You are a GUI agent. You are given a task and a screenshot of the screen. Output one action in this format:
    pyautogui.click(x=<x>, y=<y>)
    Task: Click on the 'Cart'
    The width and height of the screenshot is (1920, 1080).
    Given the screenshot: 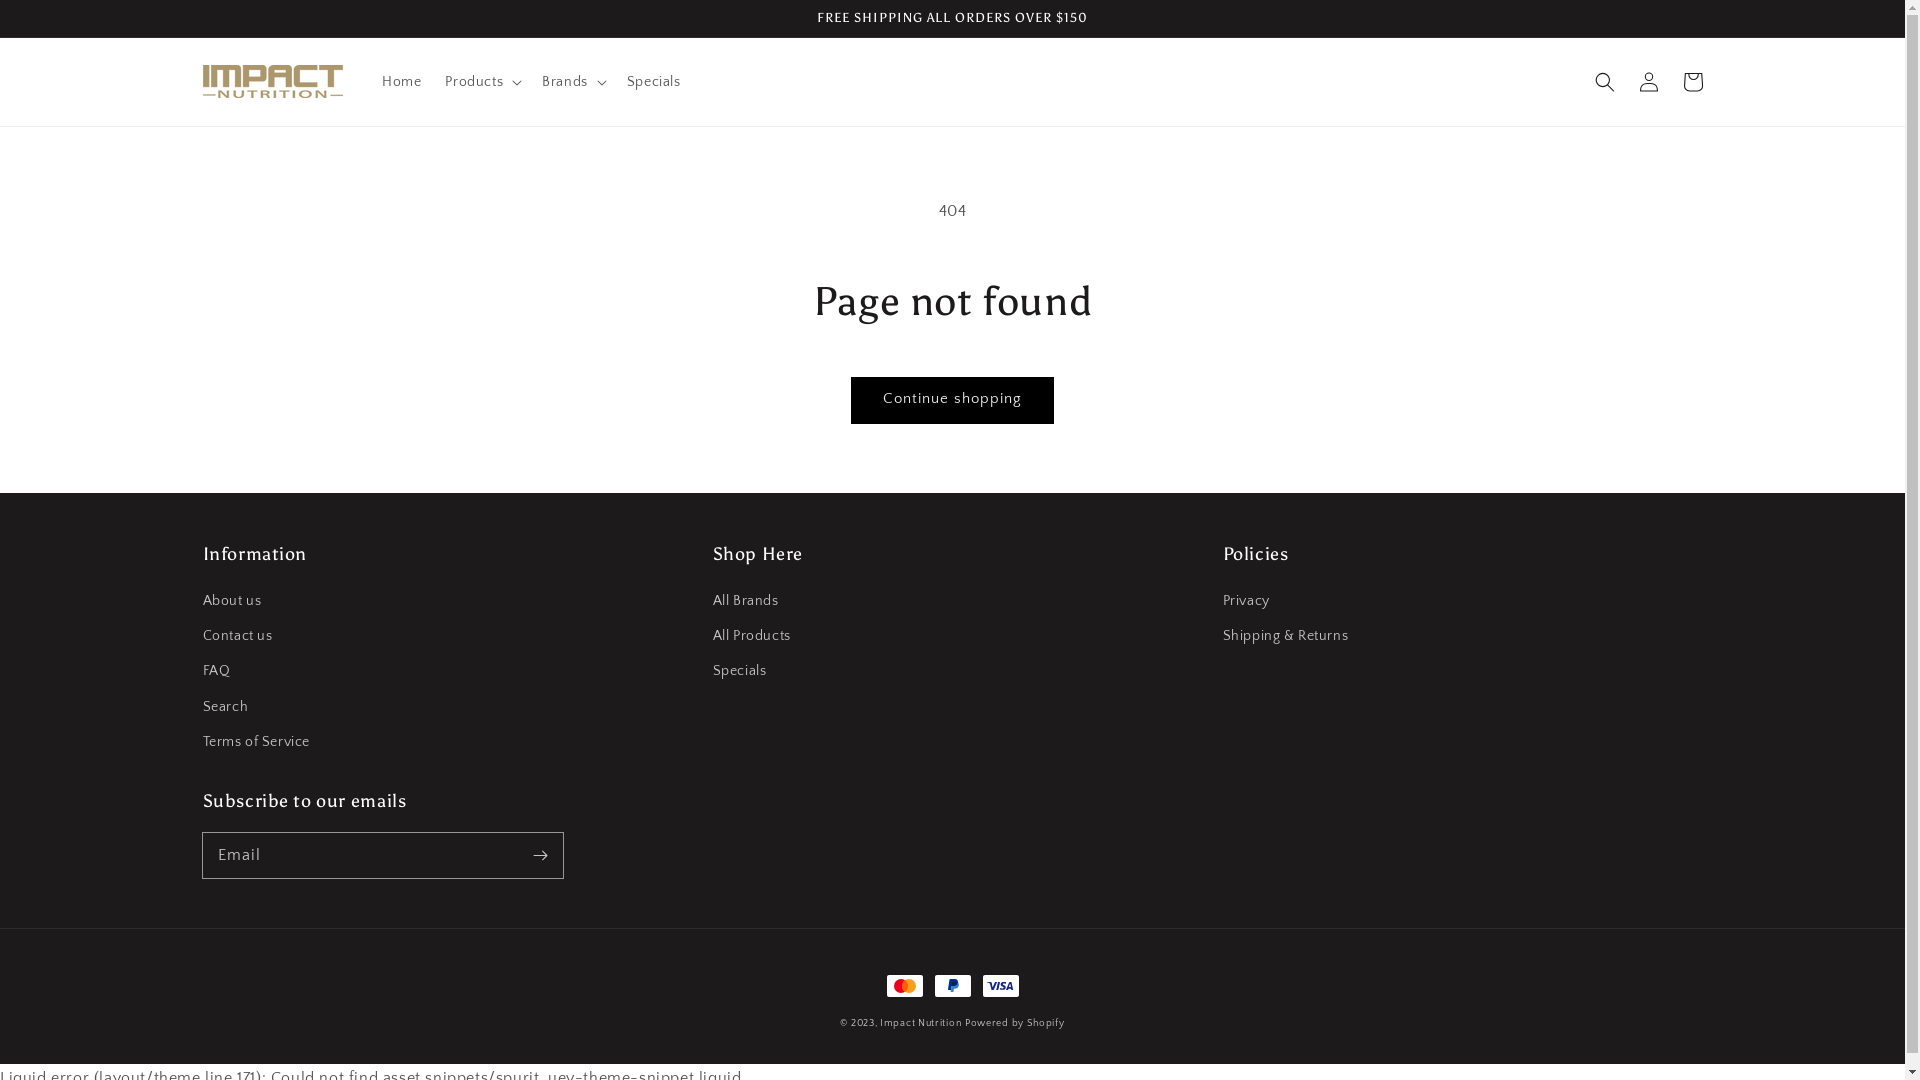 What is the action you would take?
    pyautogui.click(x=1690, y=80)
    